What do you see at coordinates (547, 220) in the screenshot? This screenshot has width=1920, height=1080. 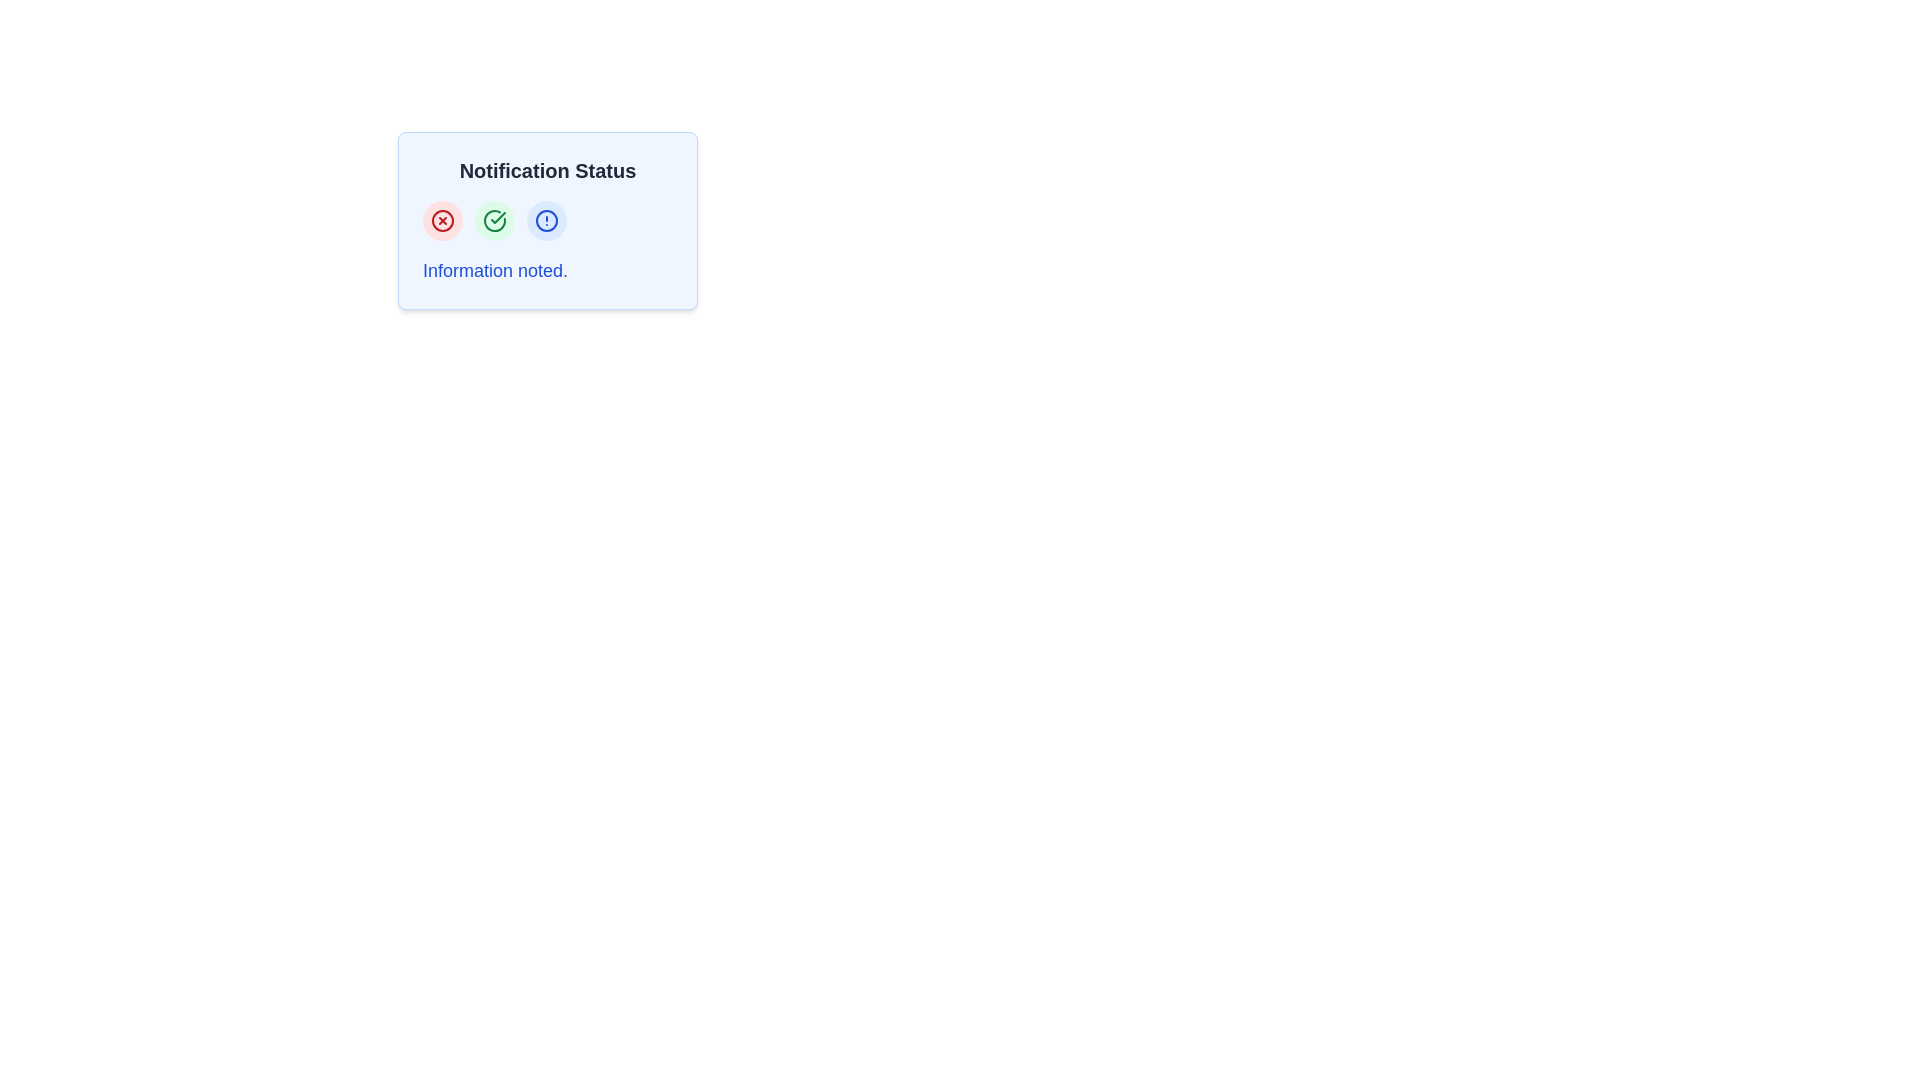 I see `the circular border of the third icon in the alert icon set, which is outlined and symmetrically positioned` at bounding box center [547, 220].